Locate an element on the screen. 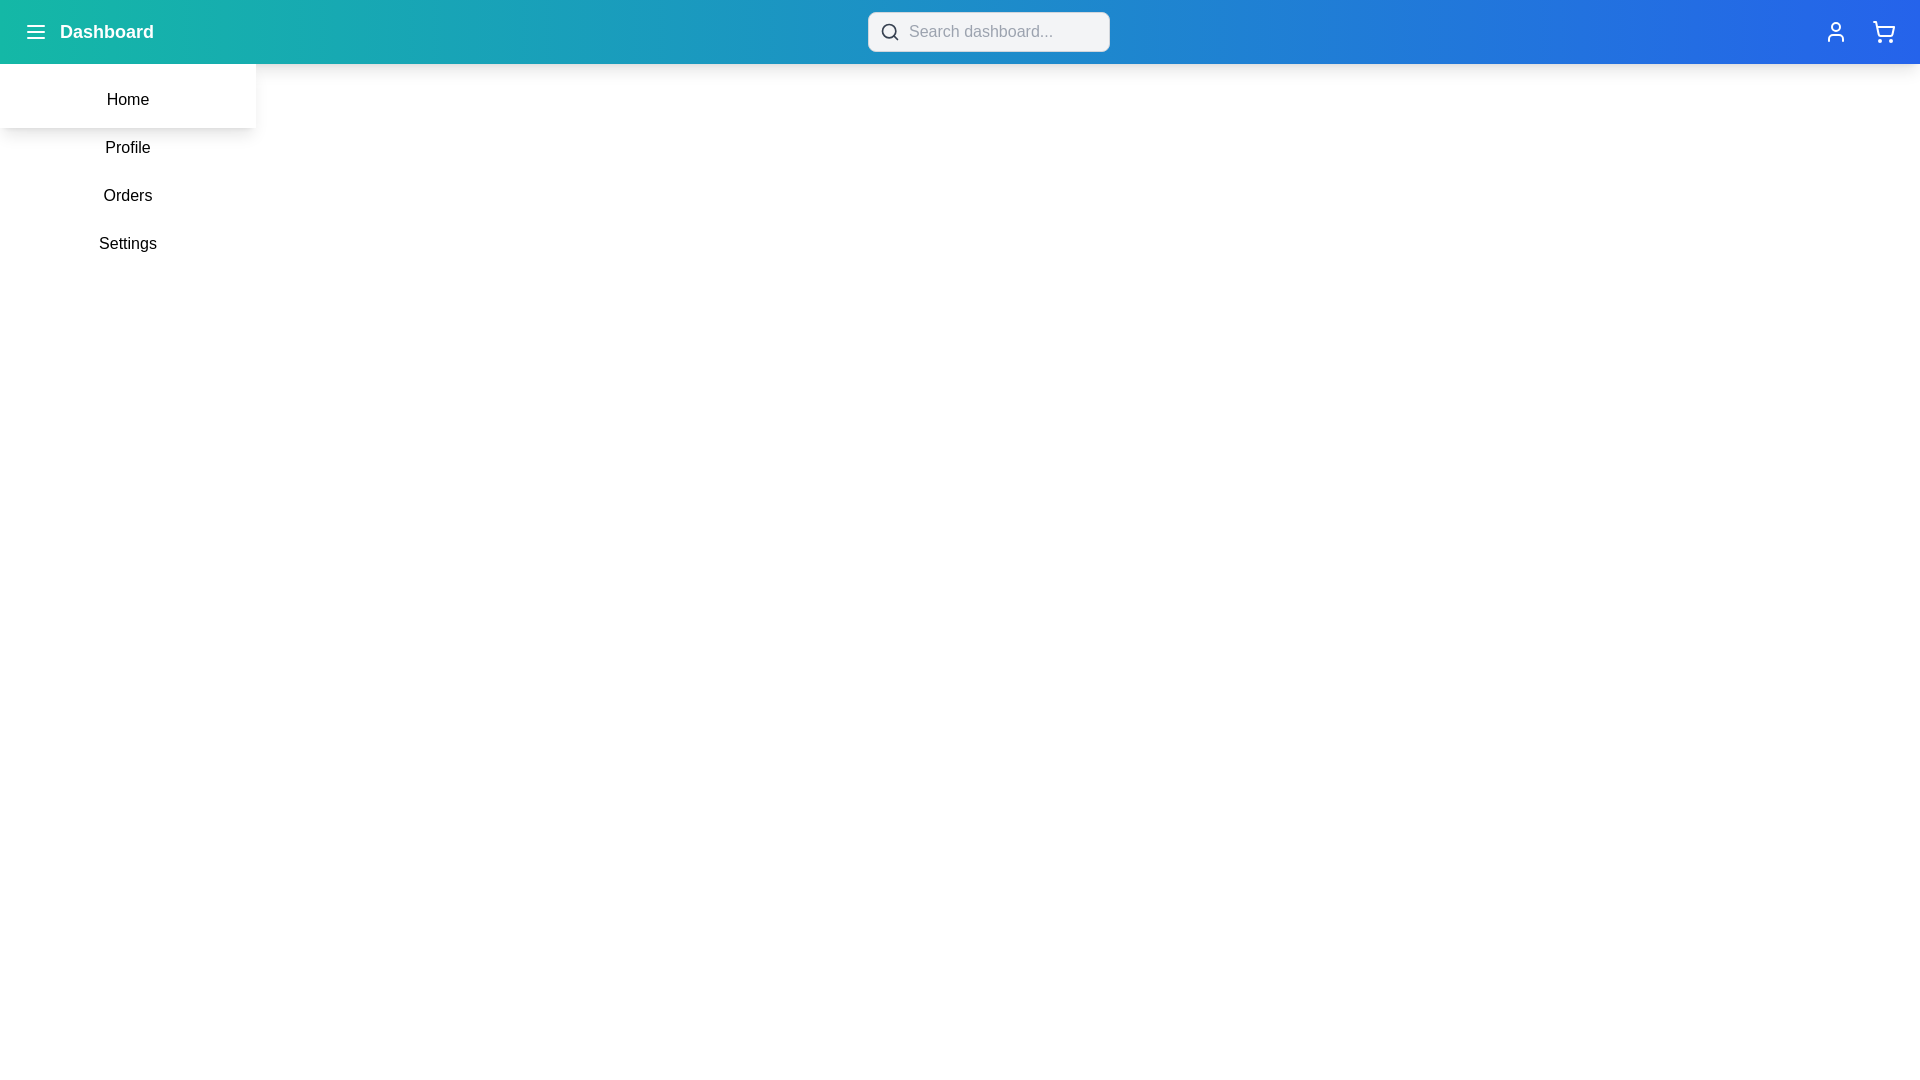  the decorative search icon located inside the search input field at the top center of the interface, positioned to the left of the input field is located at coordinates (889, 31).